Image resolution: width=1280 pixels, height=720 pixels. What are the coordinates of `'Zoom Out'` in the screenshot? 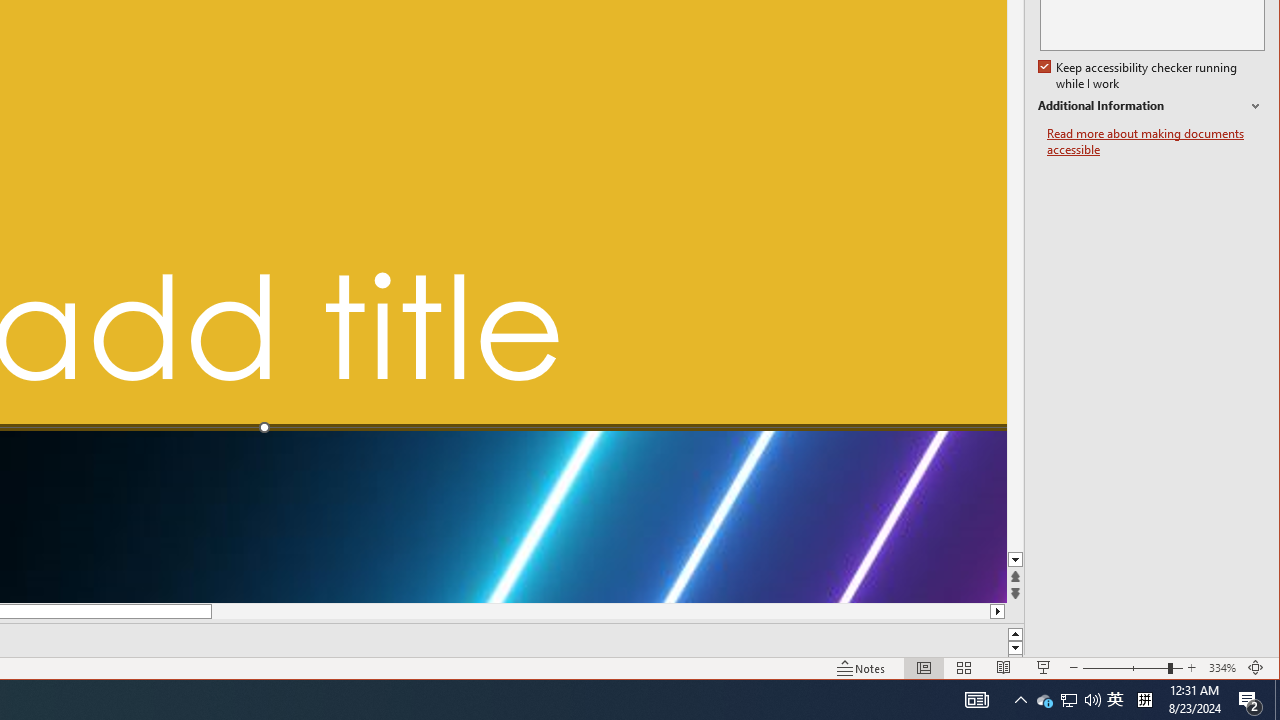 It's located at (1125, 668).